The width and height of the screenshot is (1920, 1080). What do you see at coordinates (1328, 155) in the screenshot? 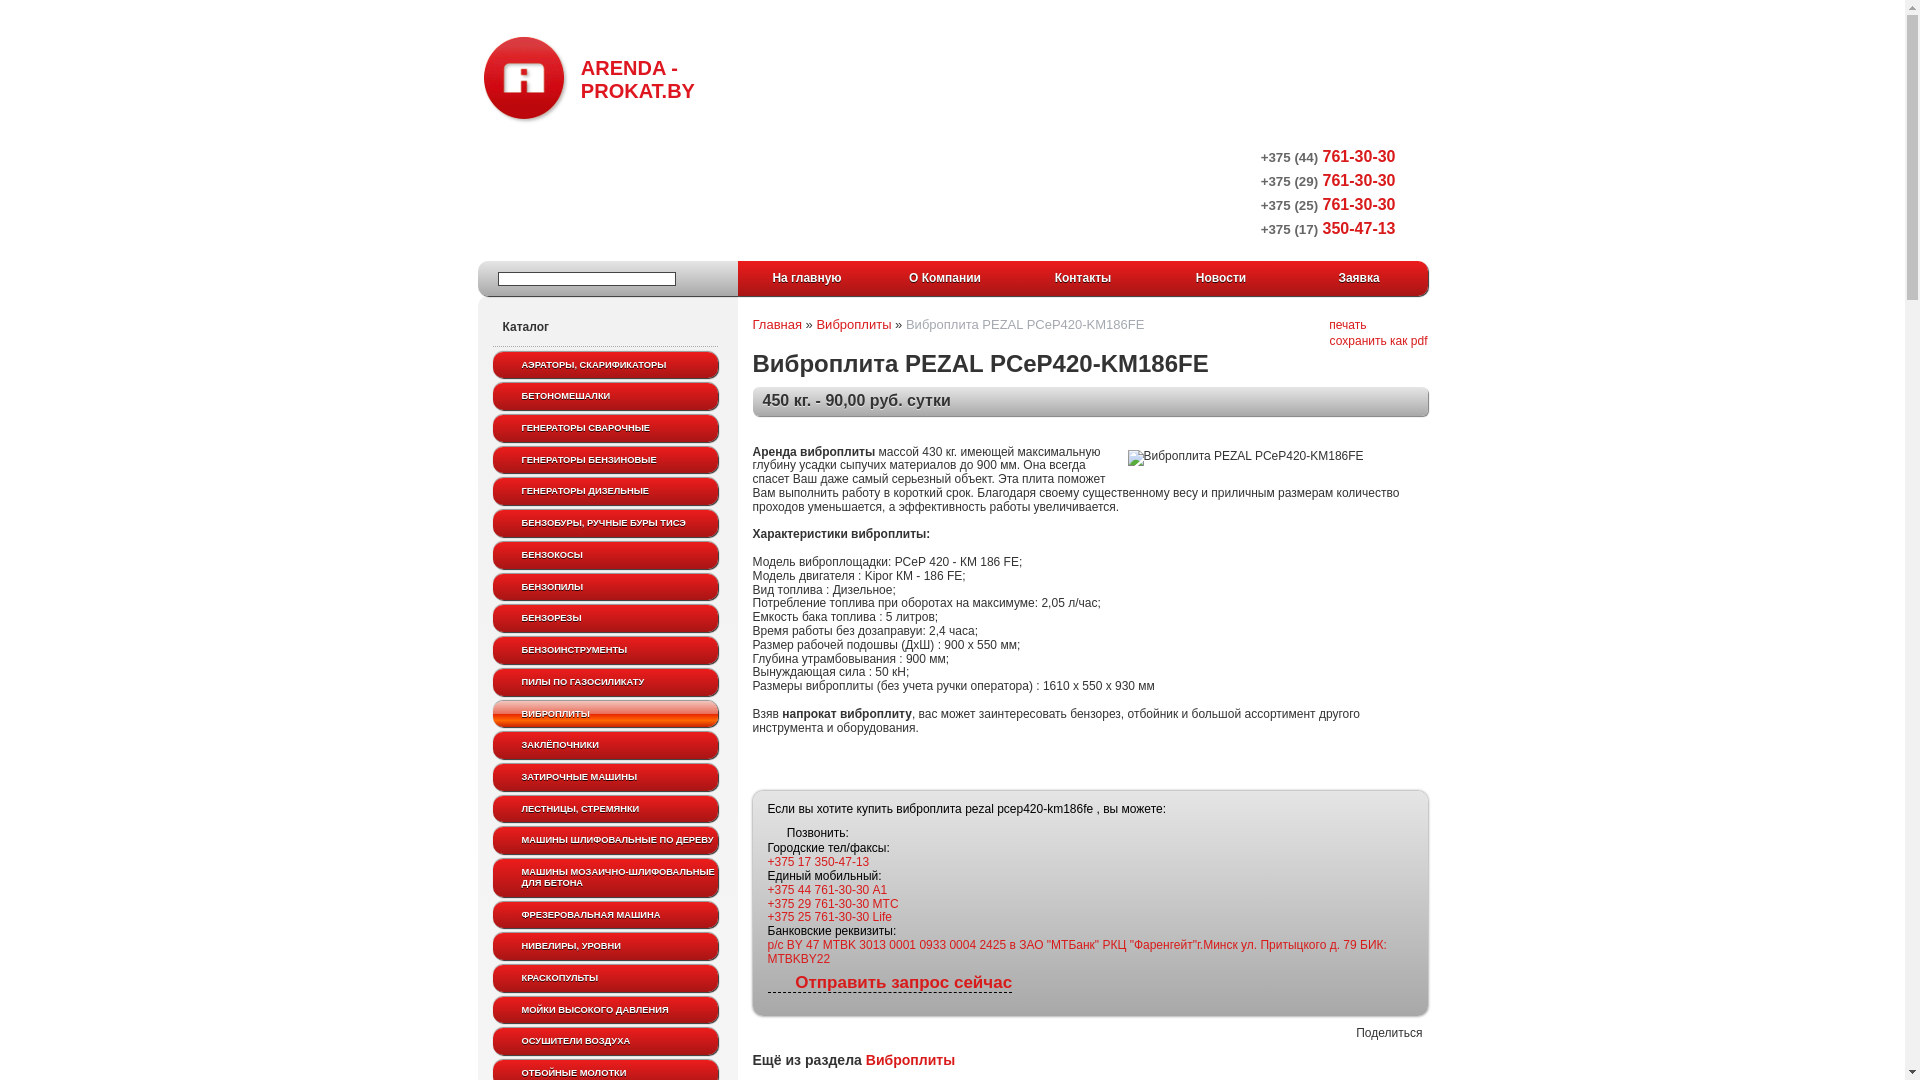
I see `'+375 (44) 761-30-30'` at bounding box center [1328, 155].